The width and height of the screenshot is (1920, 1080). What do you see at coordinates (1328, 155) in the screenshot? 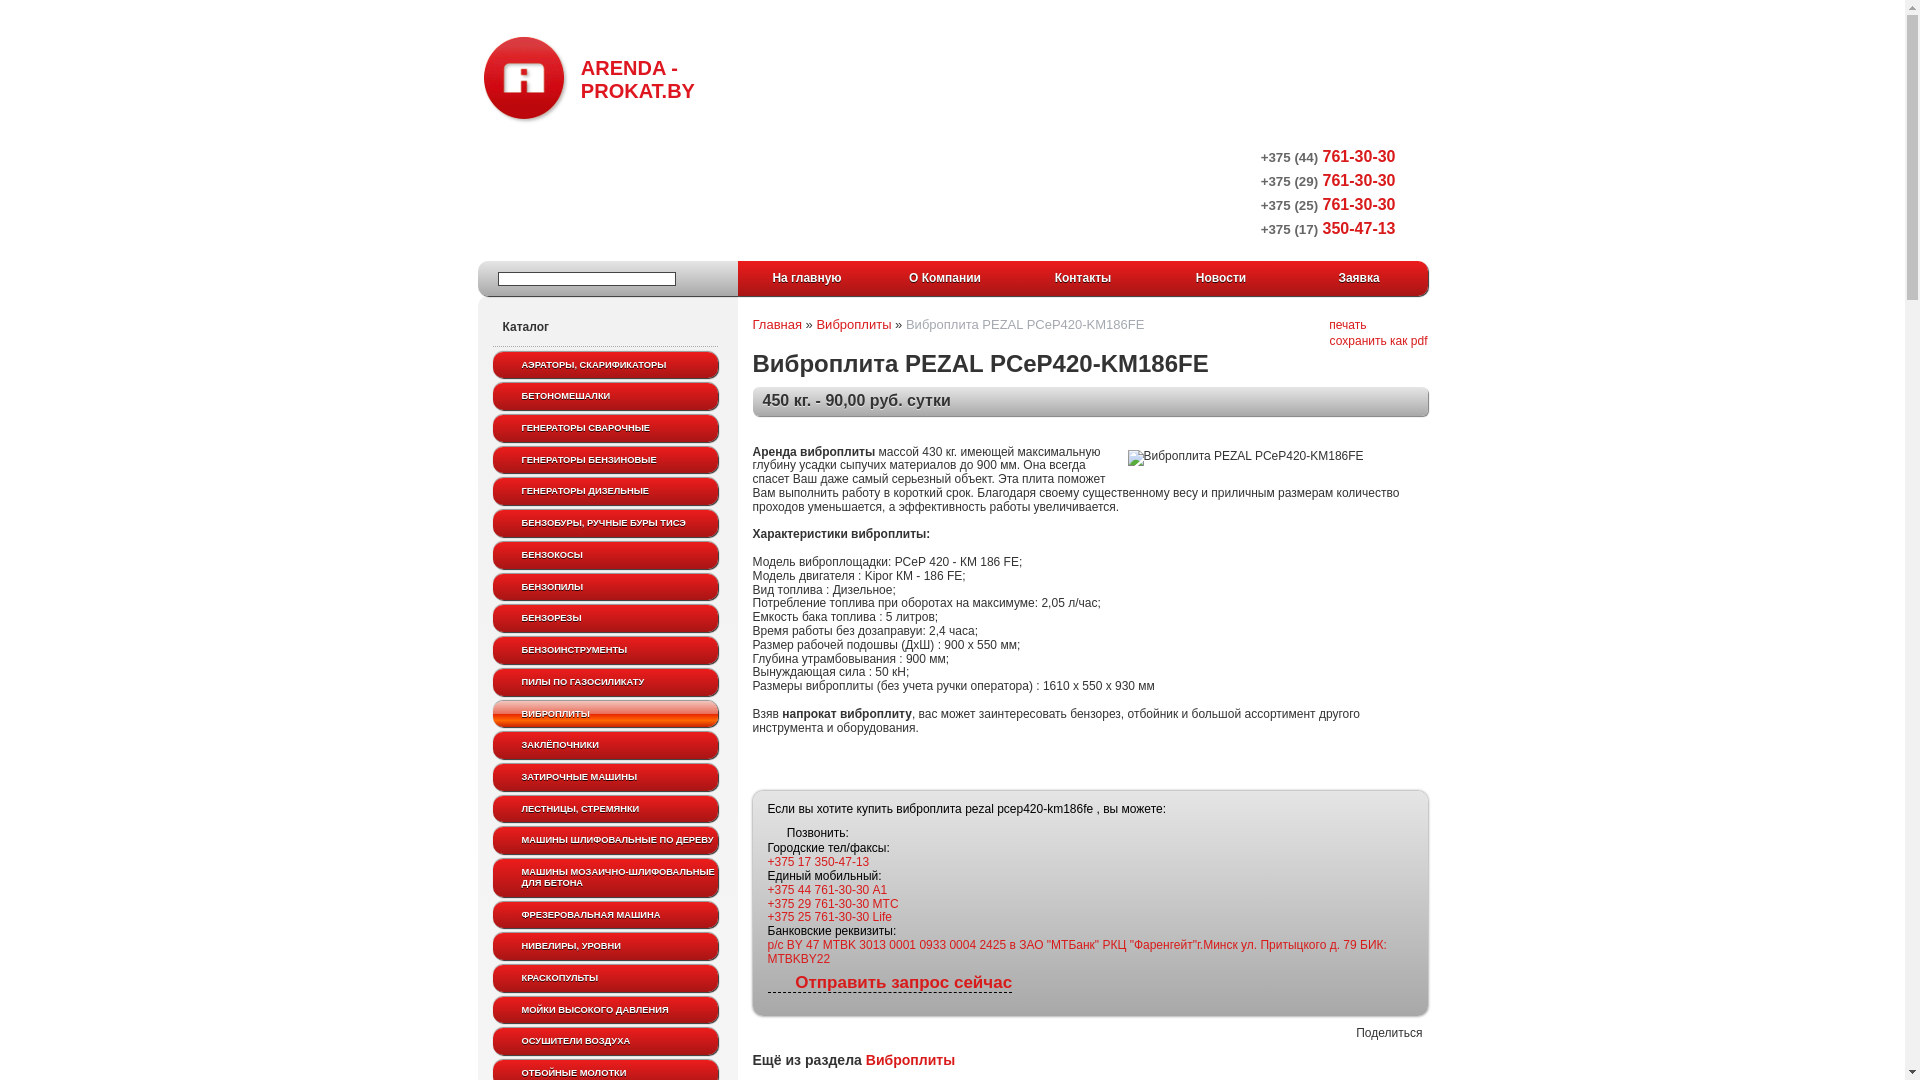
I see `'+375 (44) 761-30-30'` at bounding box center [1328, 155].